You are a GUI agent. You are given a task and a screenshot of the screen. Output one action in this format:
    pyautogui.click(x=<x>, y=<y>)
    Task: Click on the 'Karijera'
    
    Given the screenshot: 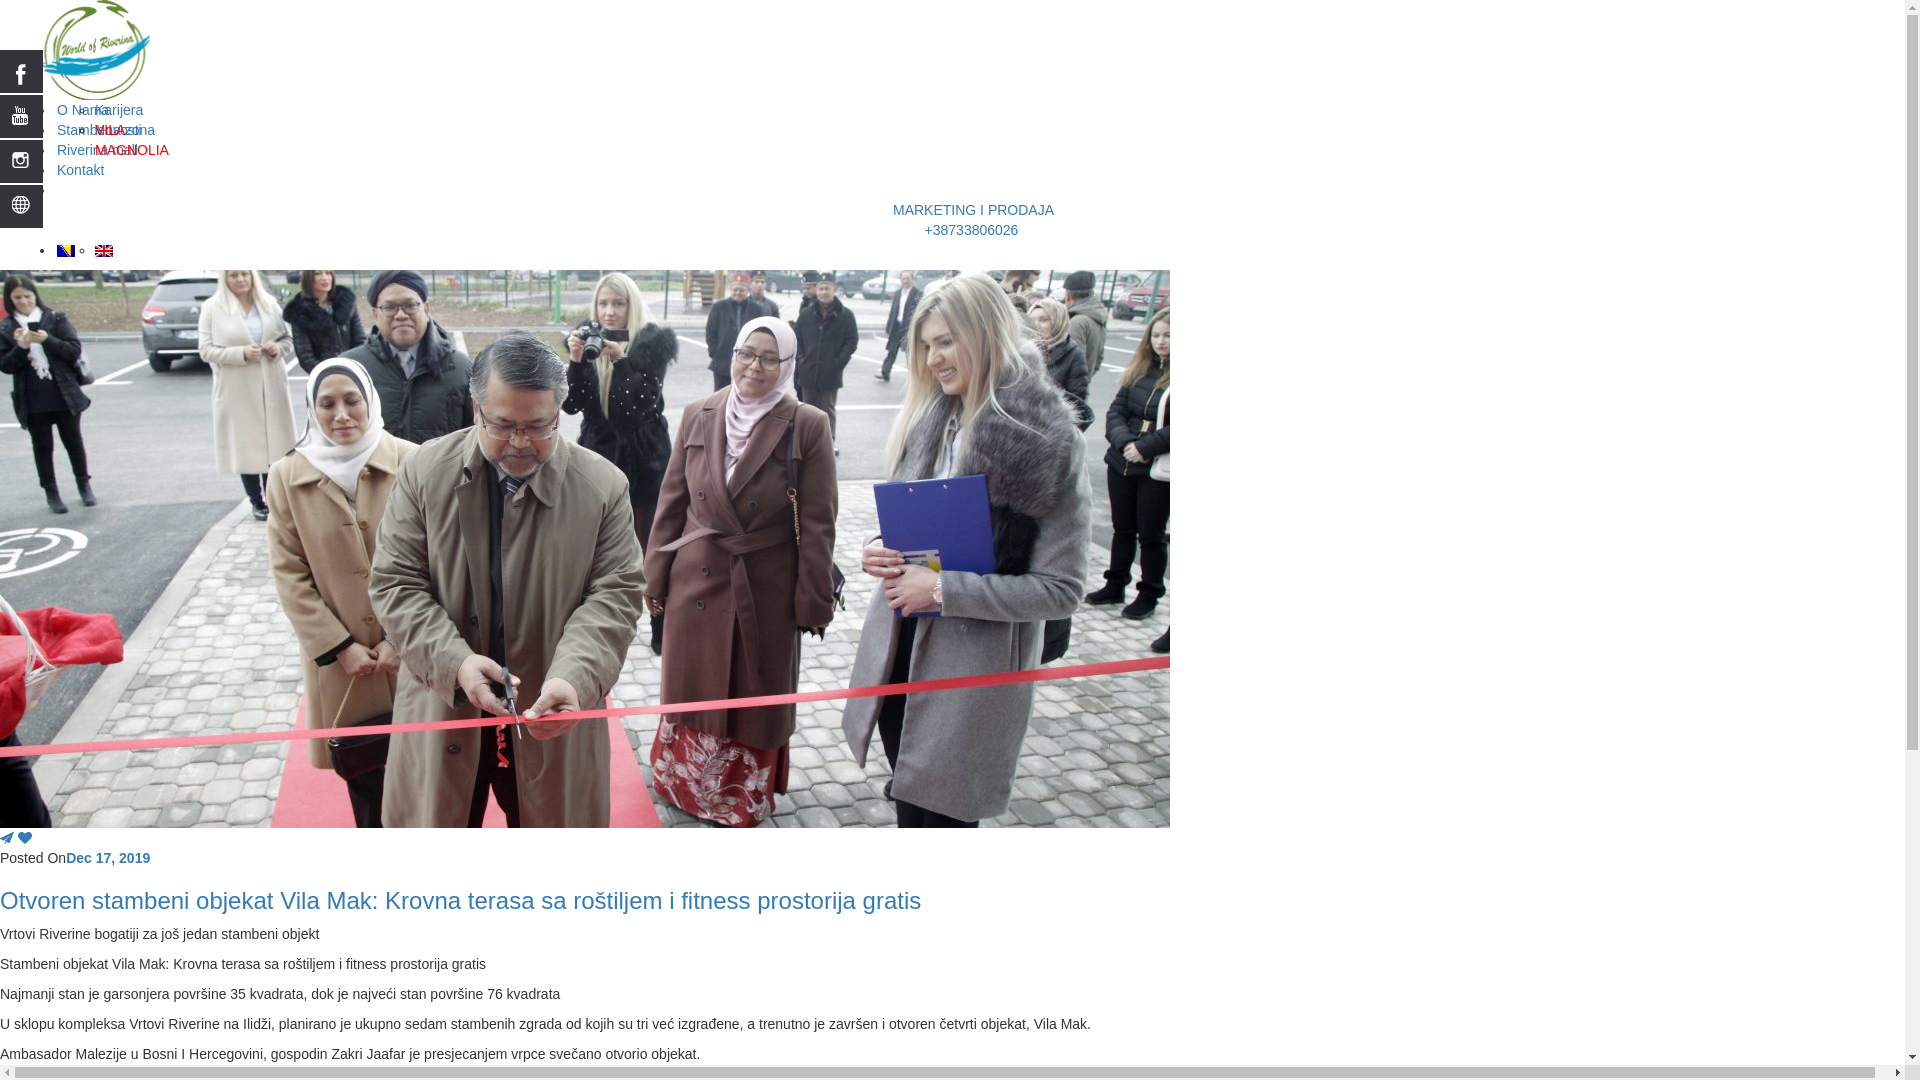 What is the action you would take?
    pyautogui.click(x=118, y=110)
    